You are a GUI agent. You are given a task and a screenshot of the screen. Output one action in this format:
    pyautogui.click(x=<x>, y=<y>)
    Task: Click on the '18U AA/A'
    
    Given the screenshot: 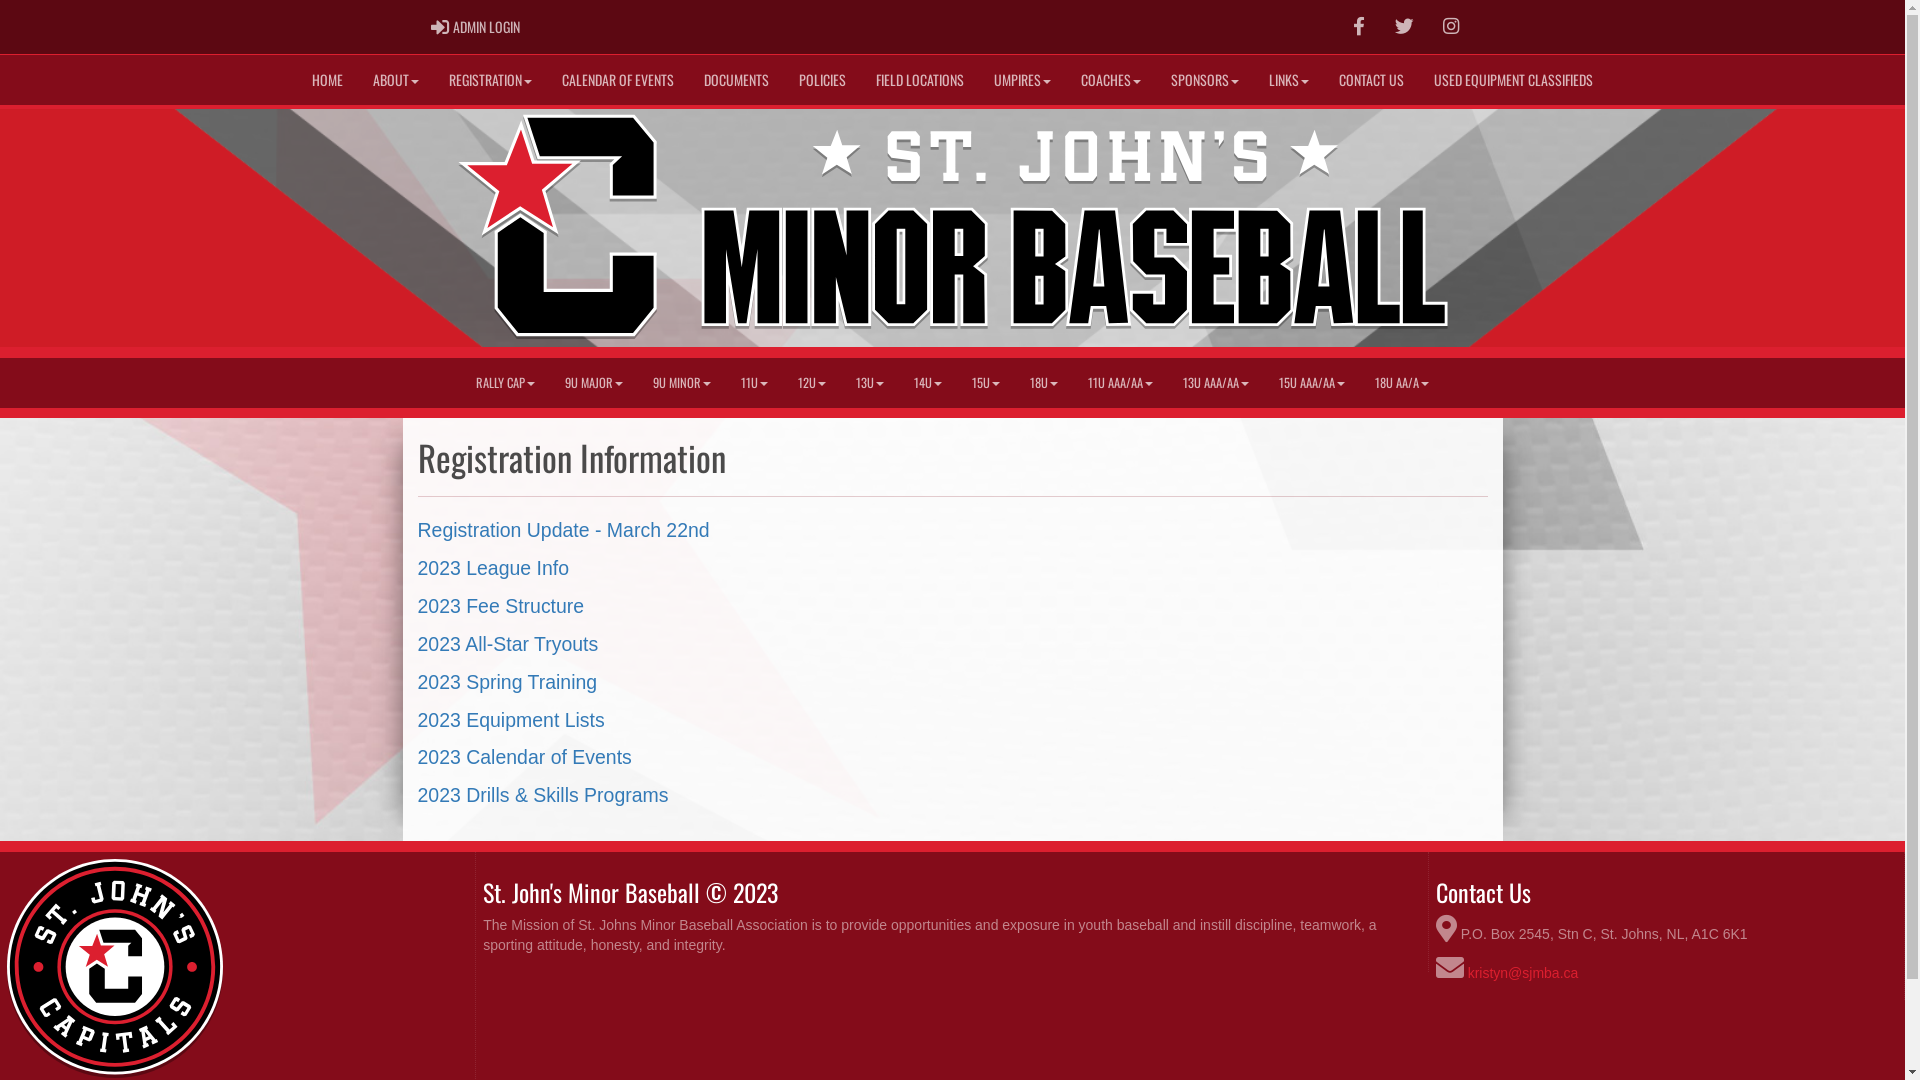 What is the action you would take?
    pyautogui.click(x=1400, y=382)
    